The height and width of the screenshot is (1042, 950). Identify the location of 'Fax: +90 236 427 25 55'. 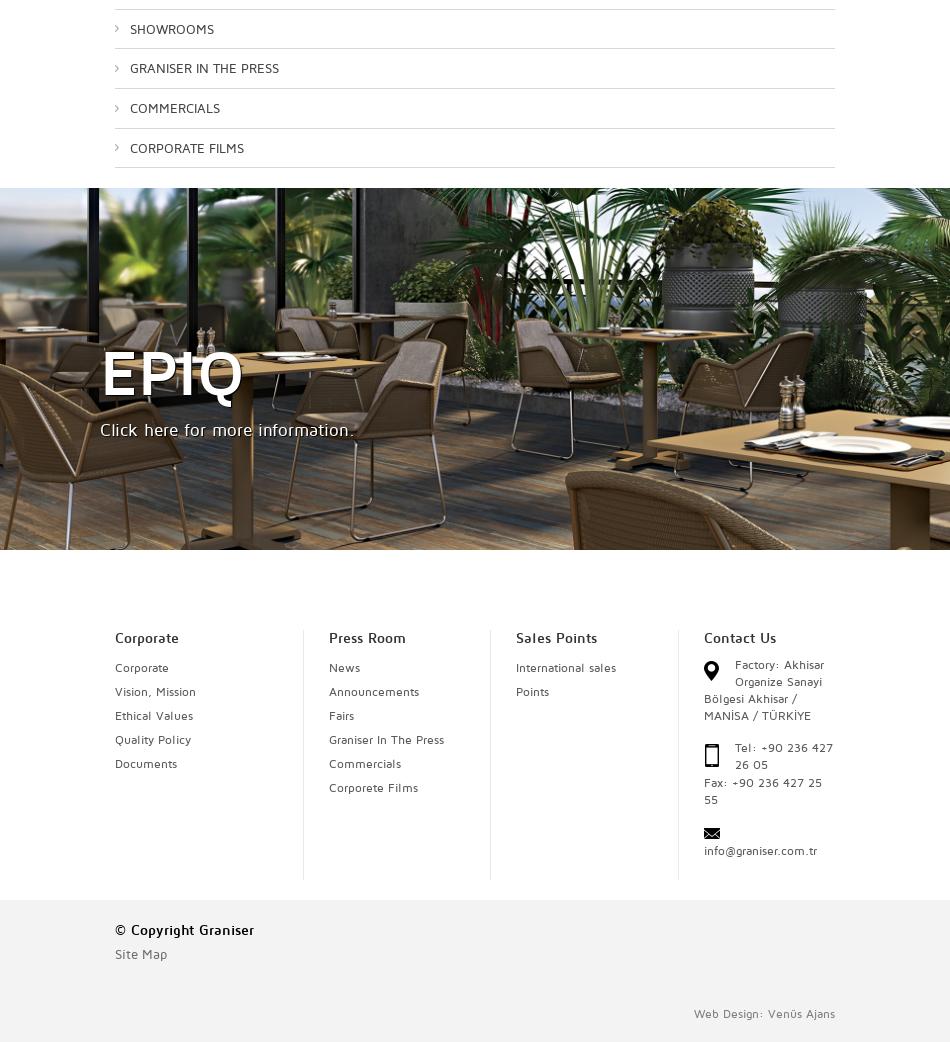
(760, 790).